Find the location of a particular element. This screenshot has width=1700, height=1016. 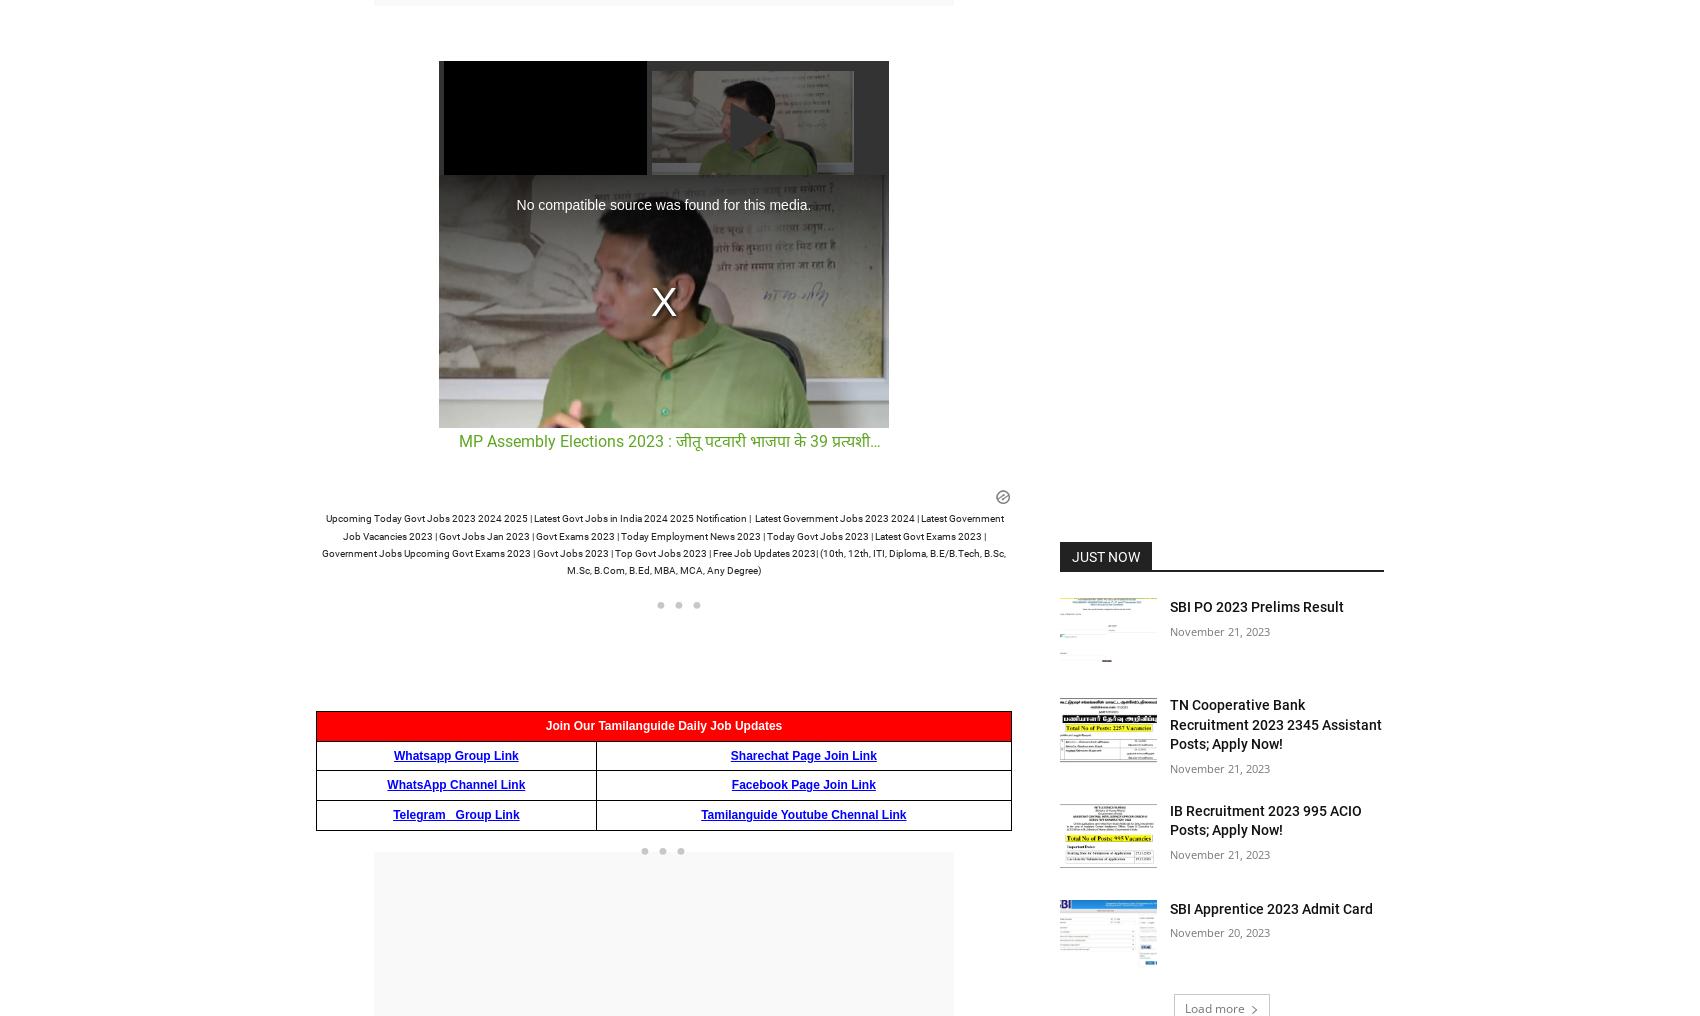

'November 20, 2023' is located at coordinates (1218, 931).